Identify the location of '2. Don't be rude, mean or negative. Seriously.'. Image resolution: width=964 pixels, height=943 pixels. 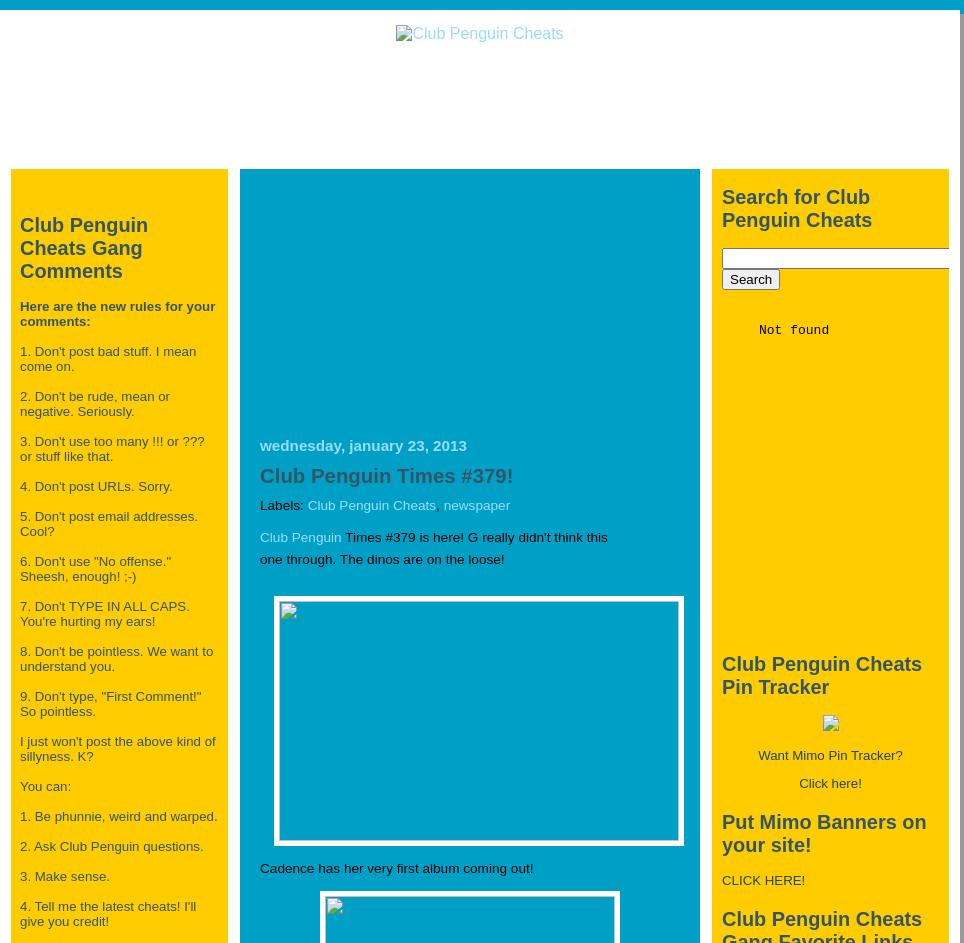
(93, 402).